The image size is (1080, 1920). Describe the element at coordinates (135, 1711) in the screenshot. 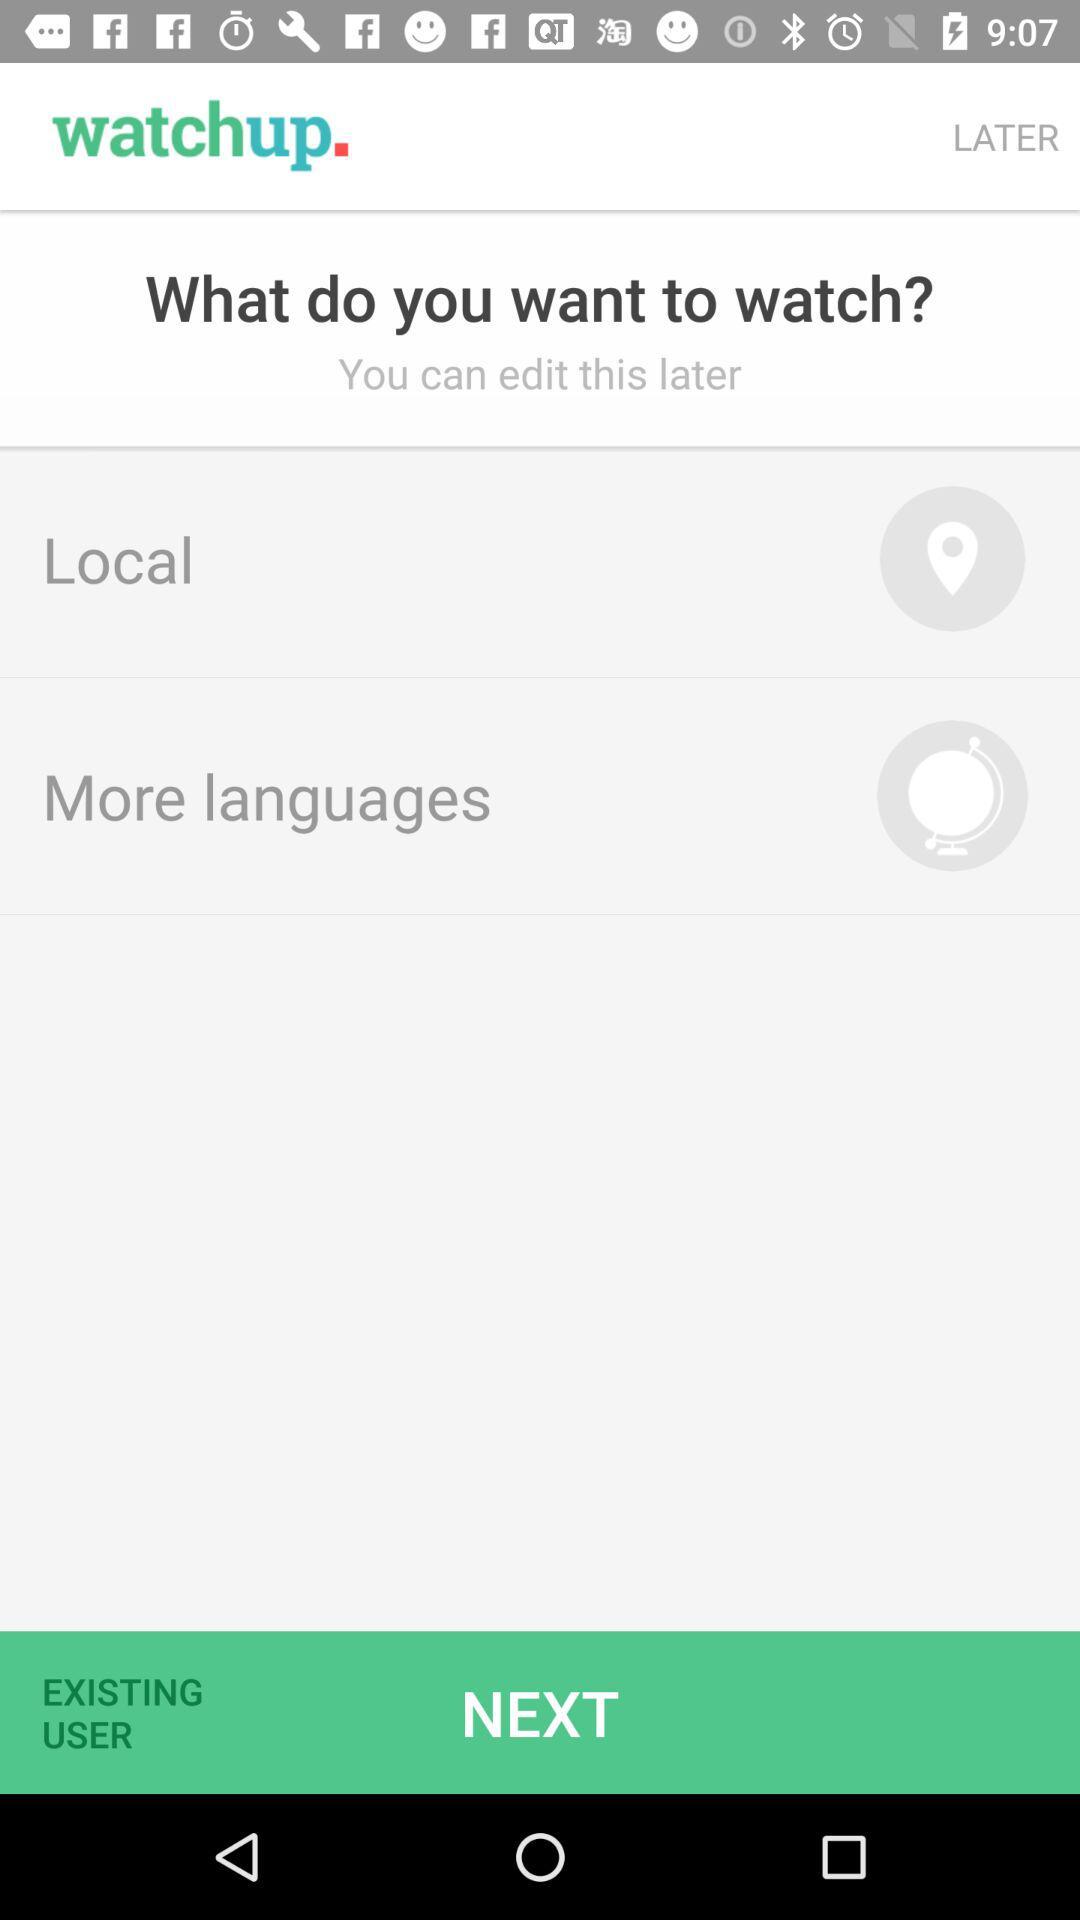

I see `the existing` at that location.